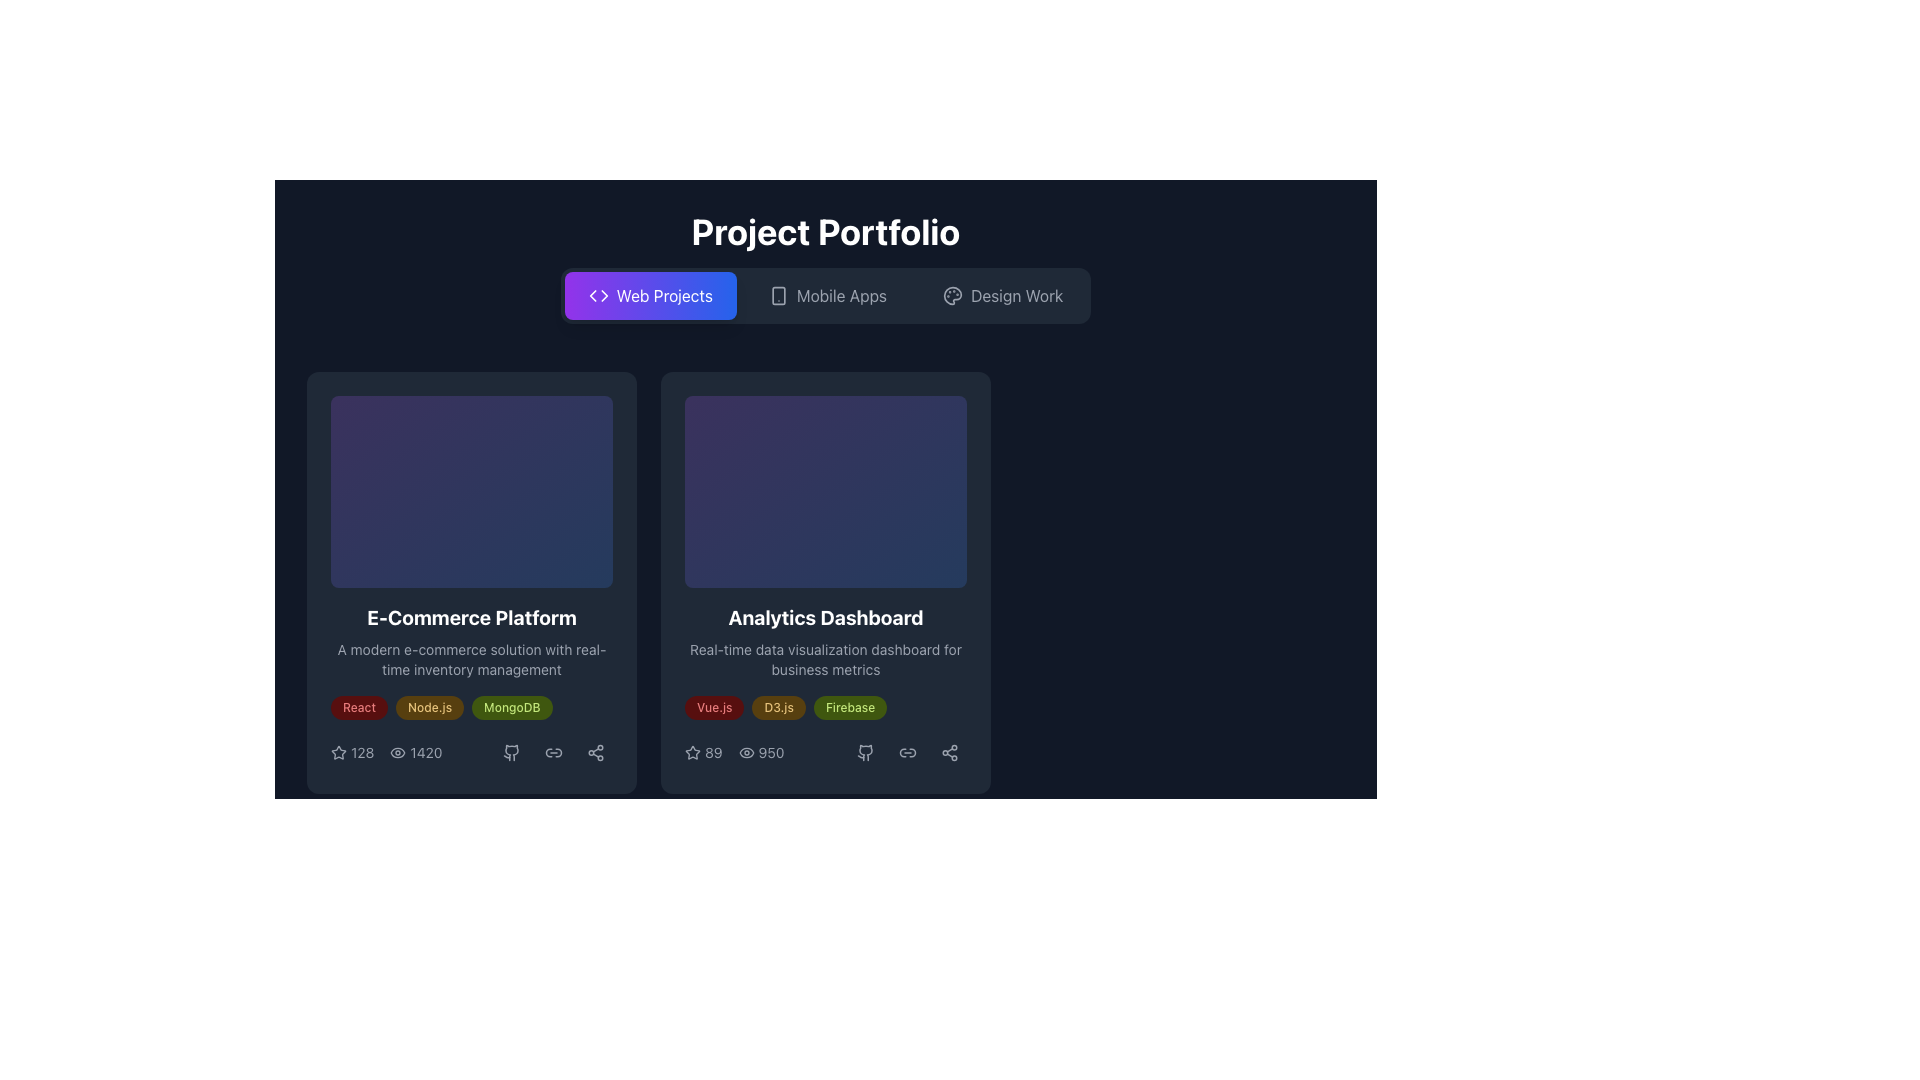 The width and height of the screenshot is (1920, 1080). I want to click on the GitHub button located at the bottom-right corner of the 'Analytics Dashboard' card to change its background color, so click(865, 752).